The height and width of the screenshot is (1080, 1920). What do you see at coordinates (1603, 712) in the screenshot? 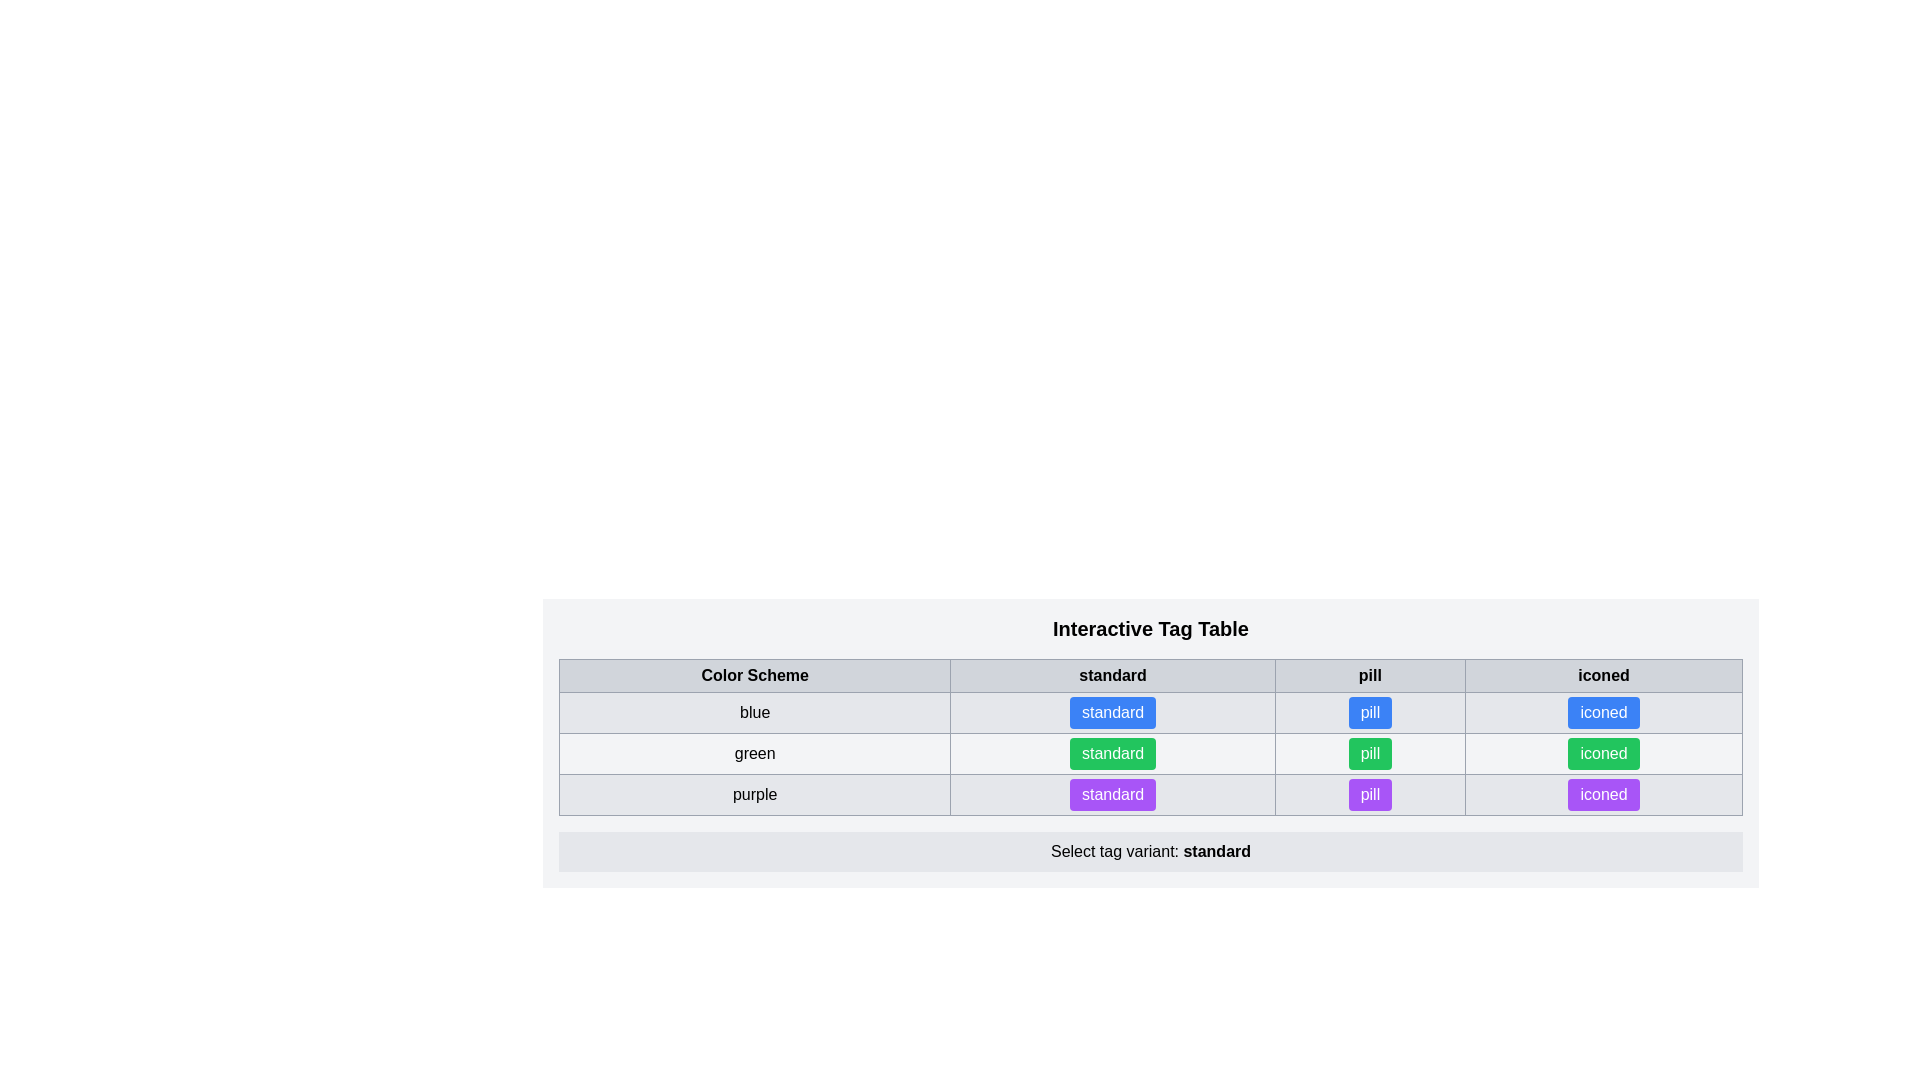
I see `the button located in the third row of the table under the 'iconed' column` at bounding box center [1603, 712].